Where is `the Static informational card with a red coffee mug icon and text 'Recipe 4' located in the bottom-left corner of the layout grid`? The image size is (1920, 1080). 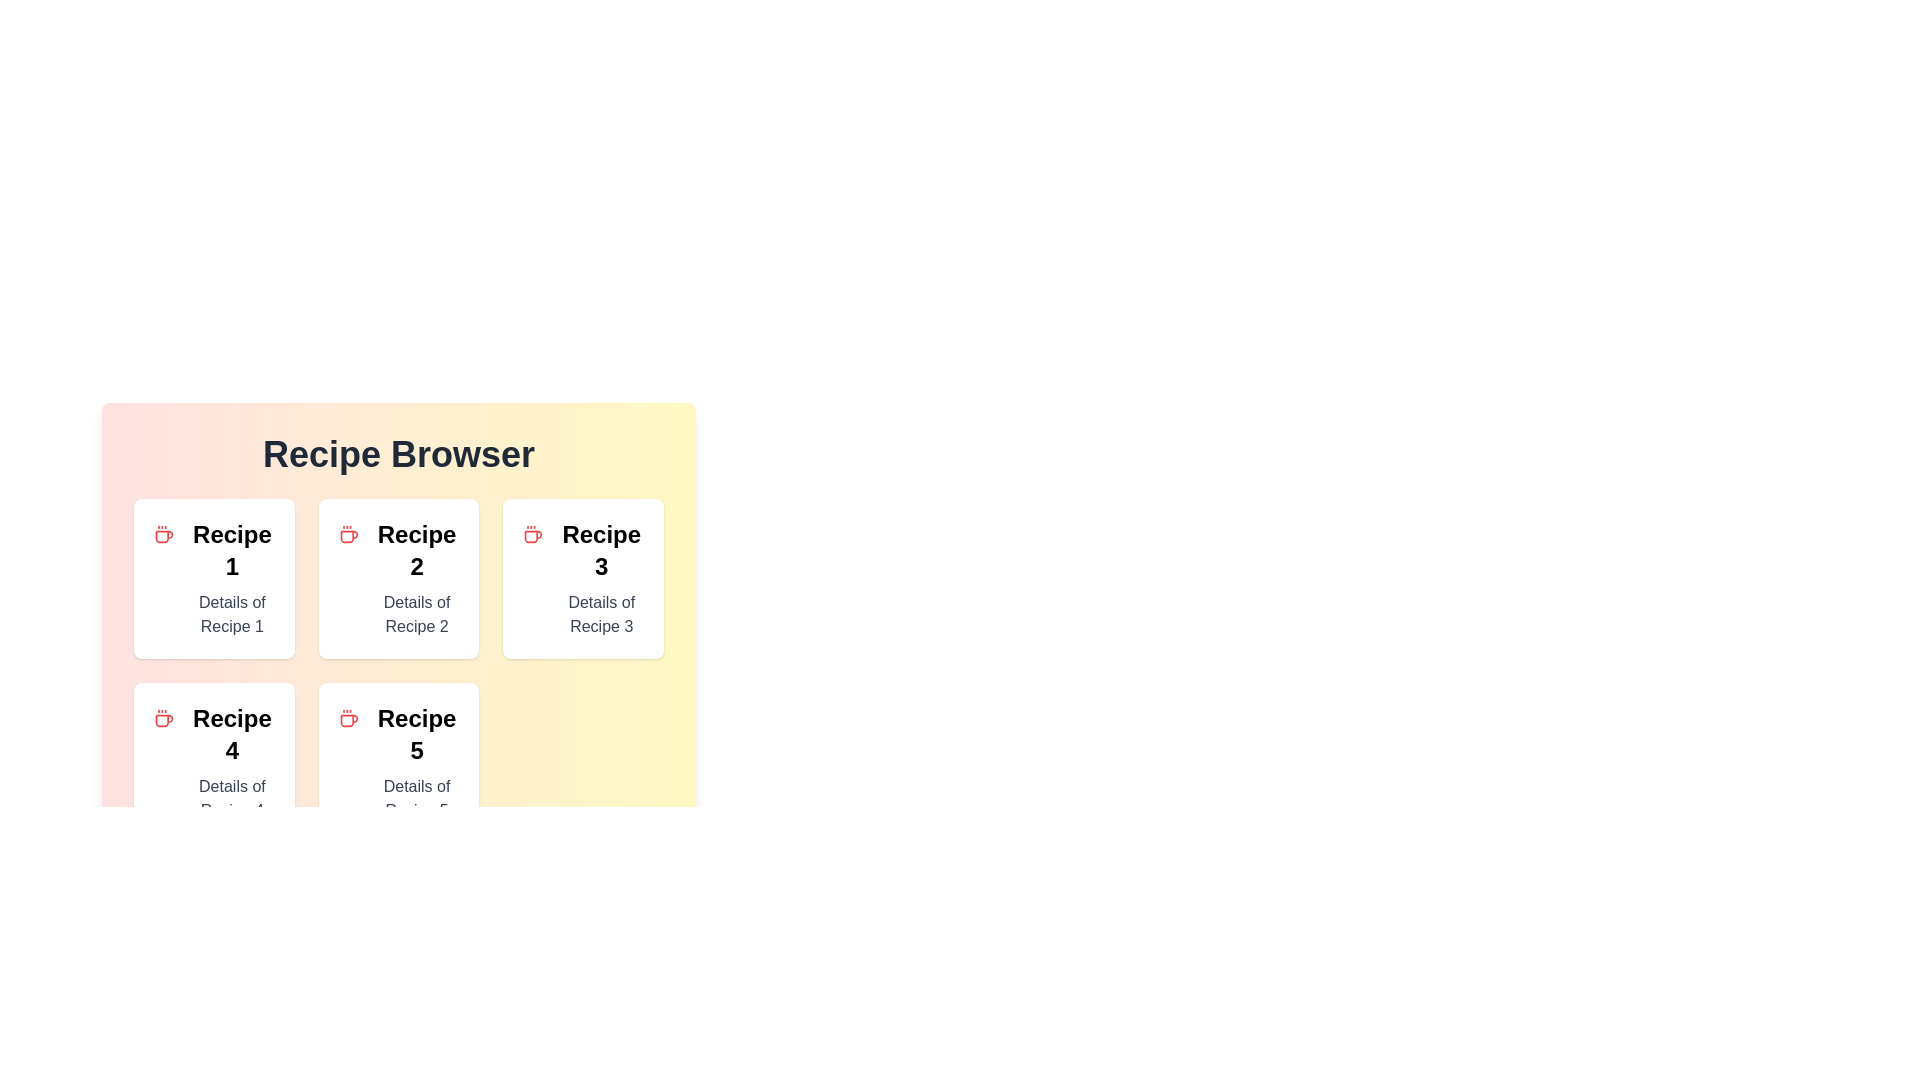
the Static informational card with a red coffee mug icon and text 'Recipe 4' located in the bottom-left corner of the layout grid is located at coordinates (214, 763).